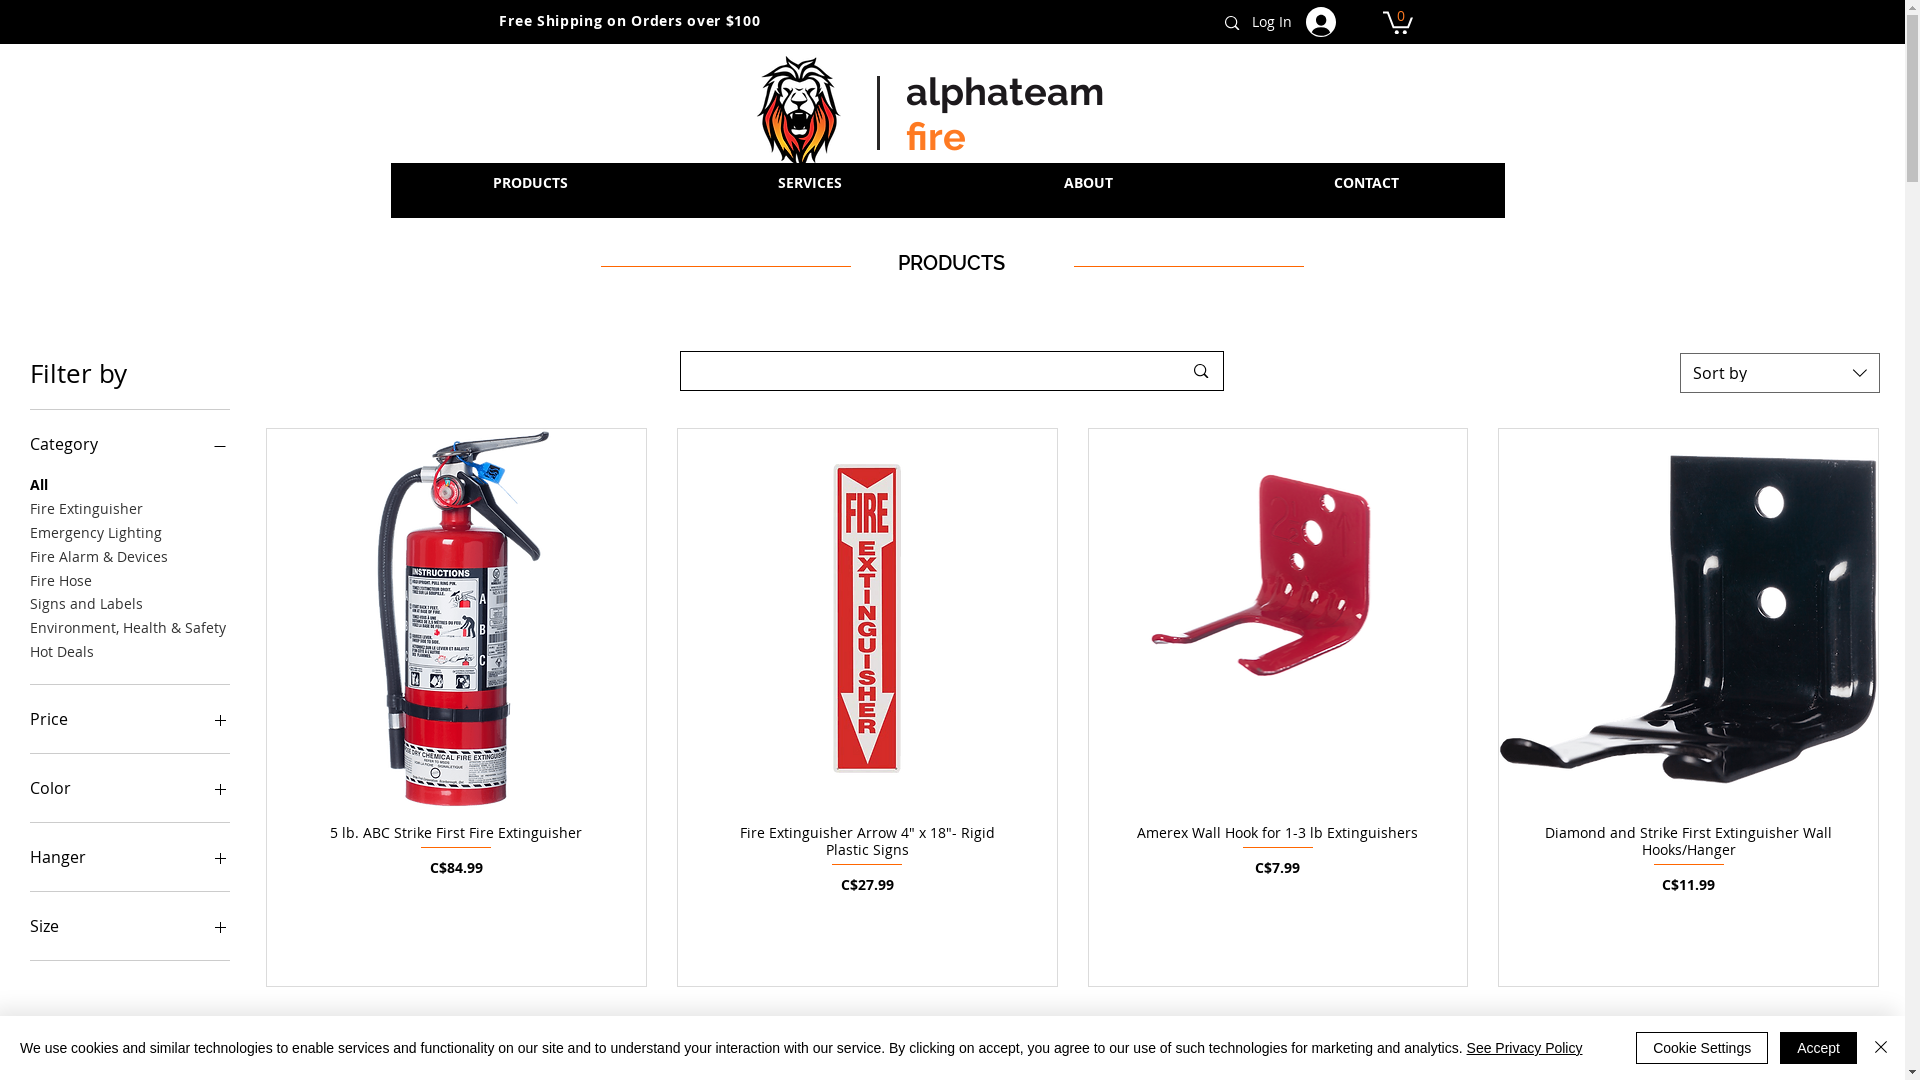  Describe the element at coordinates (1818, 1047) in the screenshot. I see `'Accept'` at that location.